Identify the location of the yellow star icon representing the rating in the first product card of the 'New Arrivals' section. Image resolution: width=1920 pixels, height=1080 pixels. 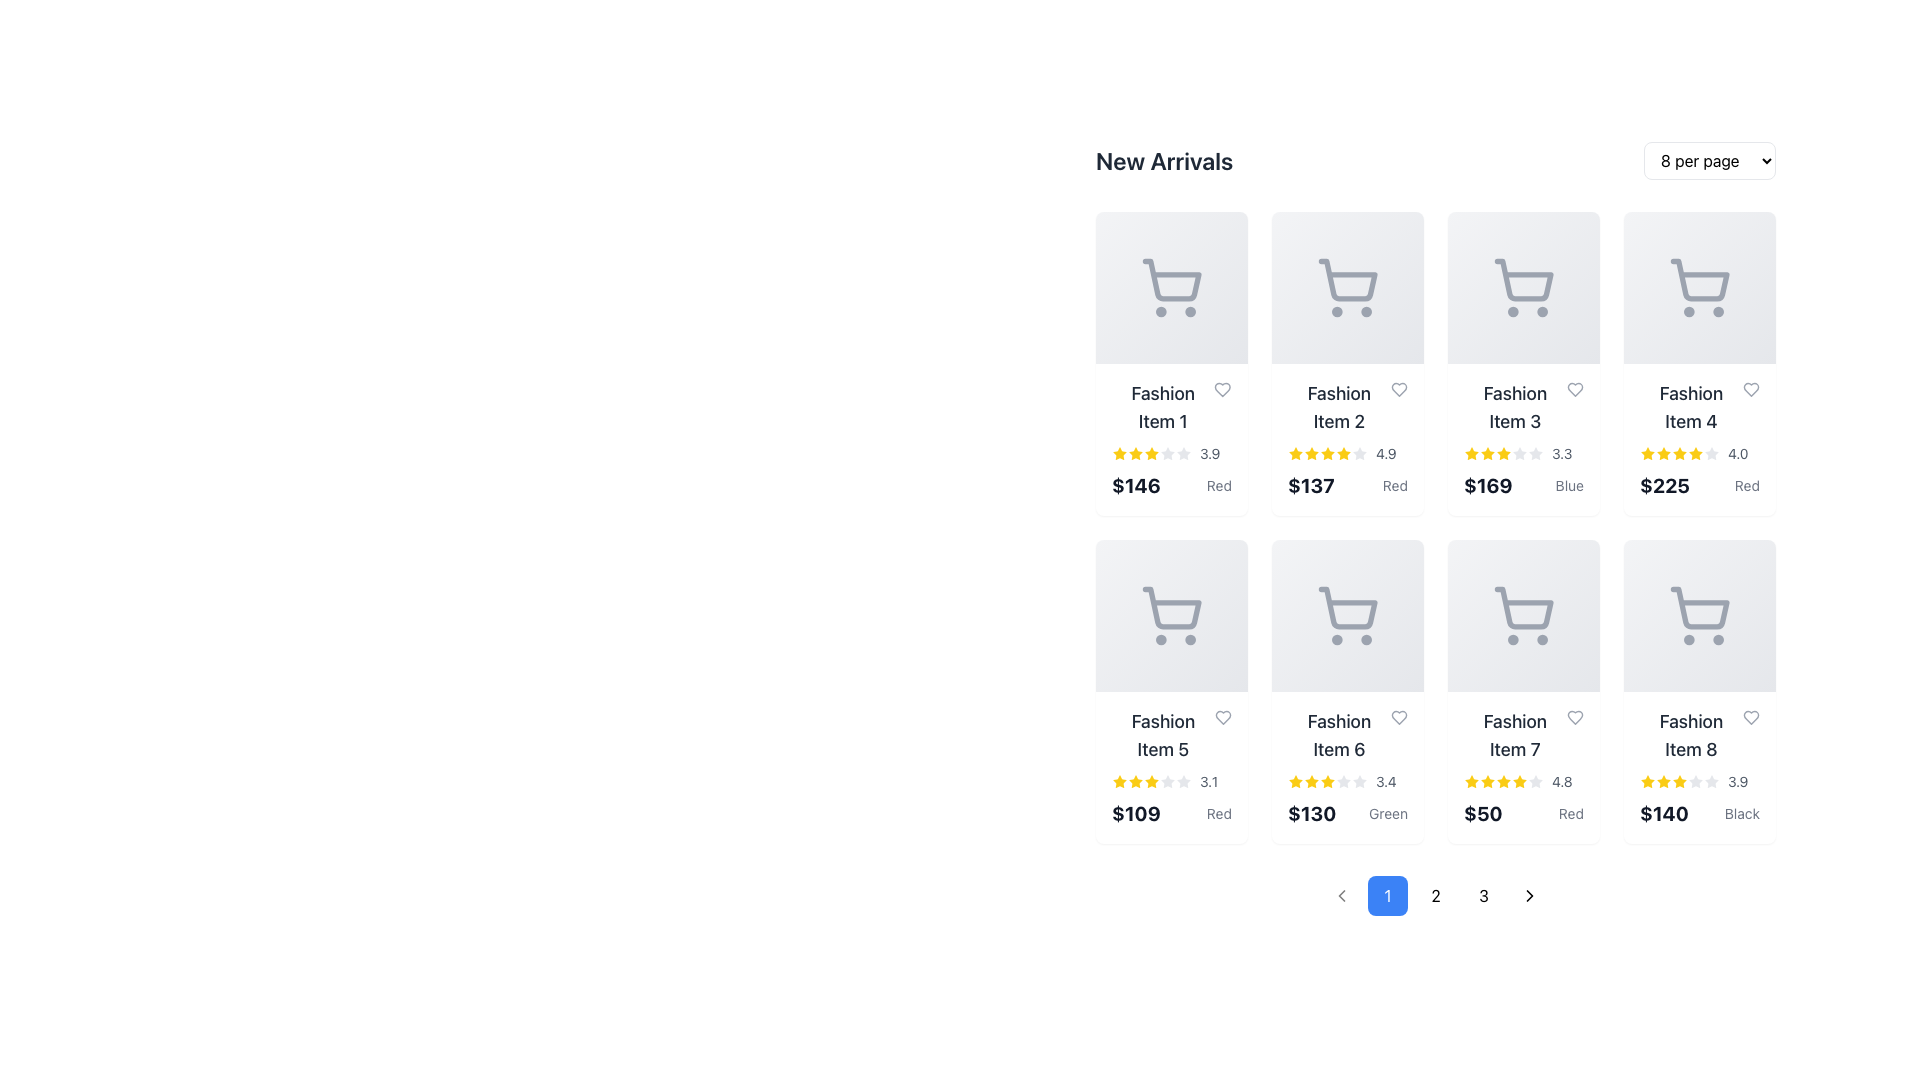
(1118, 453).